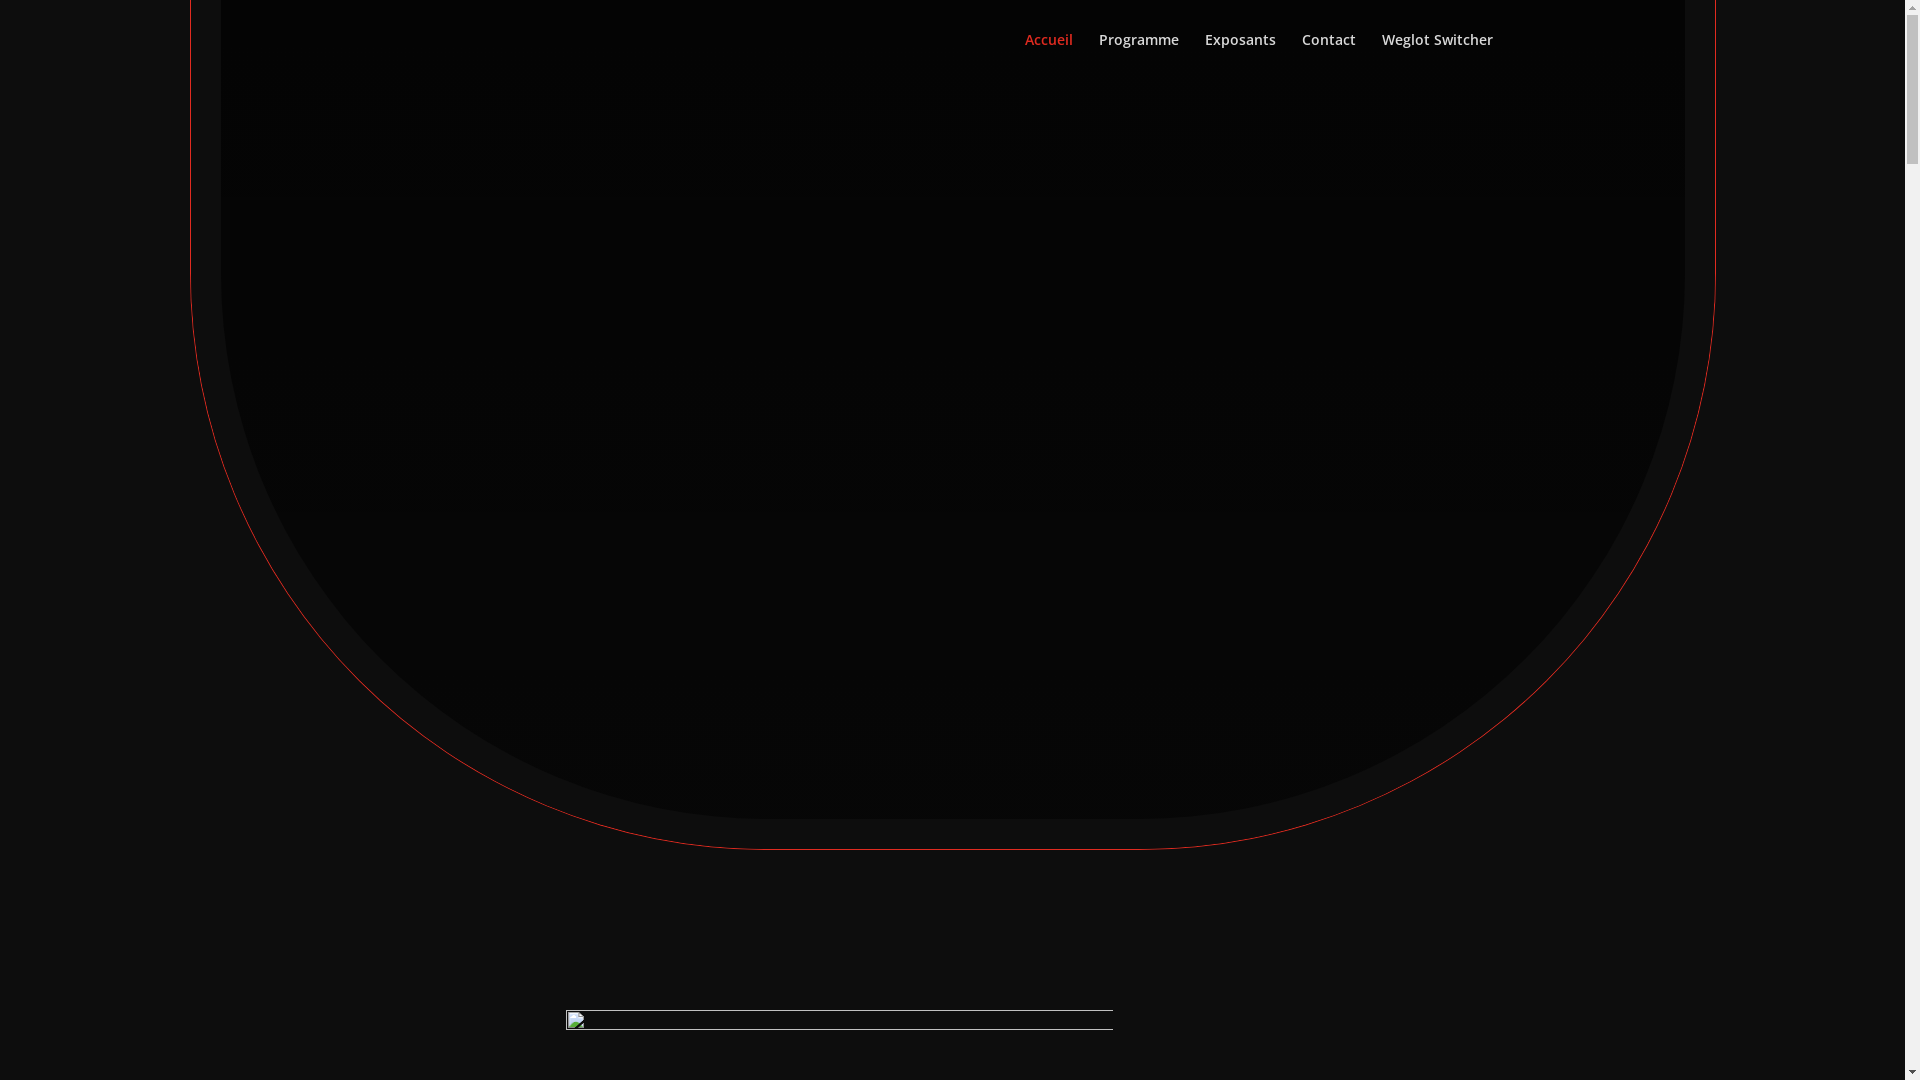  I want to click on 'Accueil', so click(1046, 55).